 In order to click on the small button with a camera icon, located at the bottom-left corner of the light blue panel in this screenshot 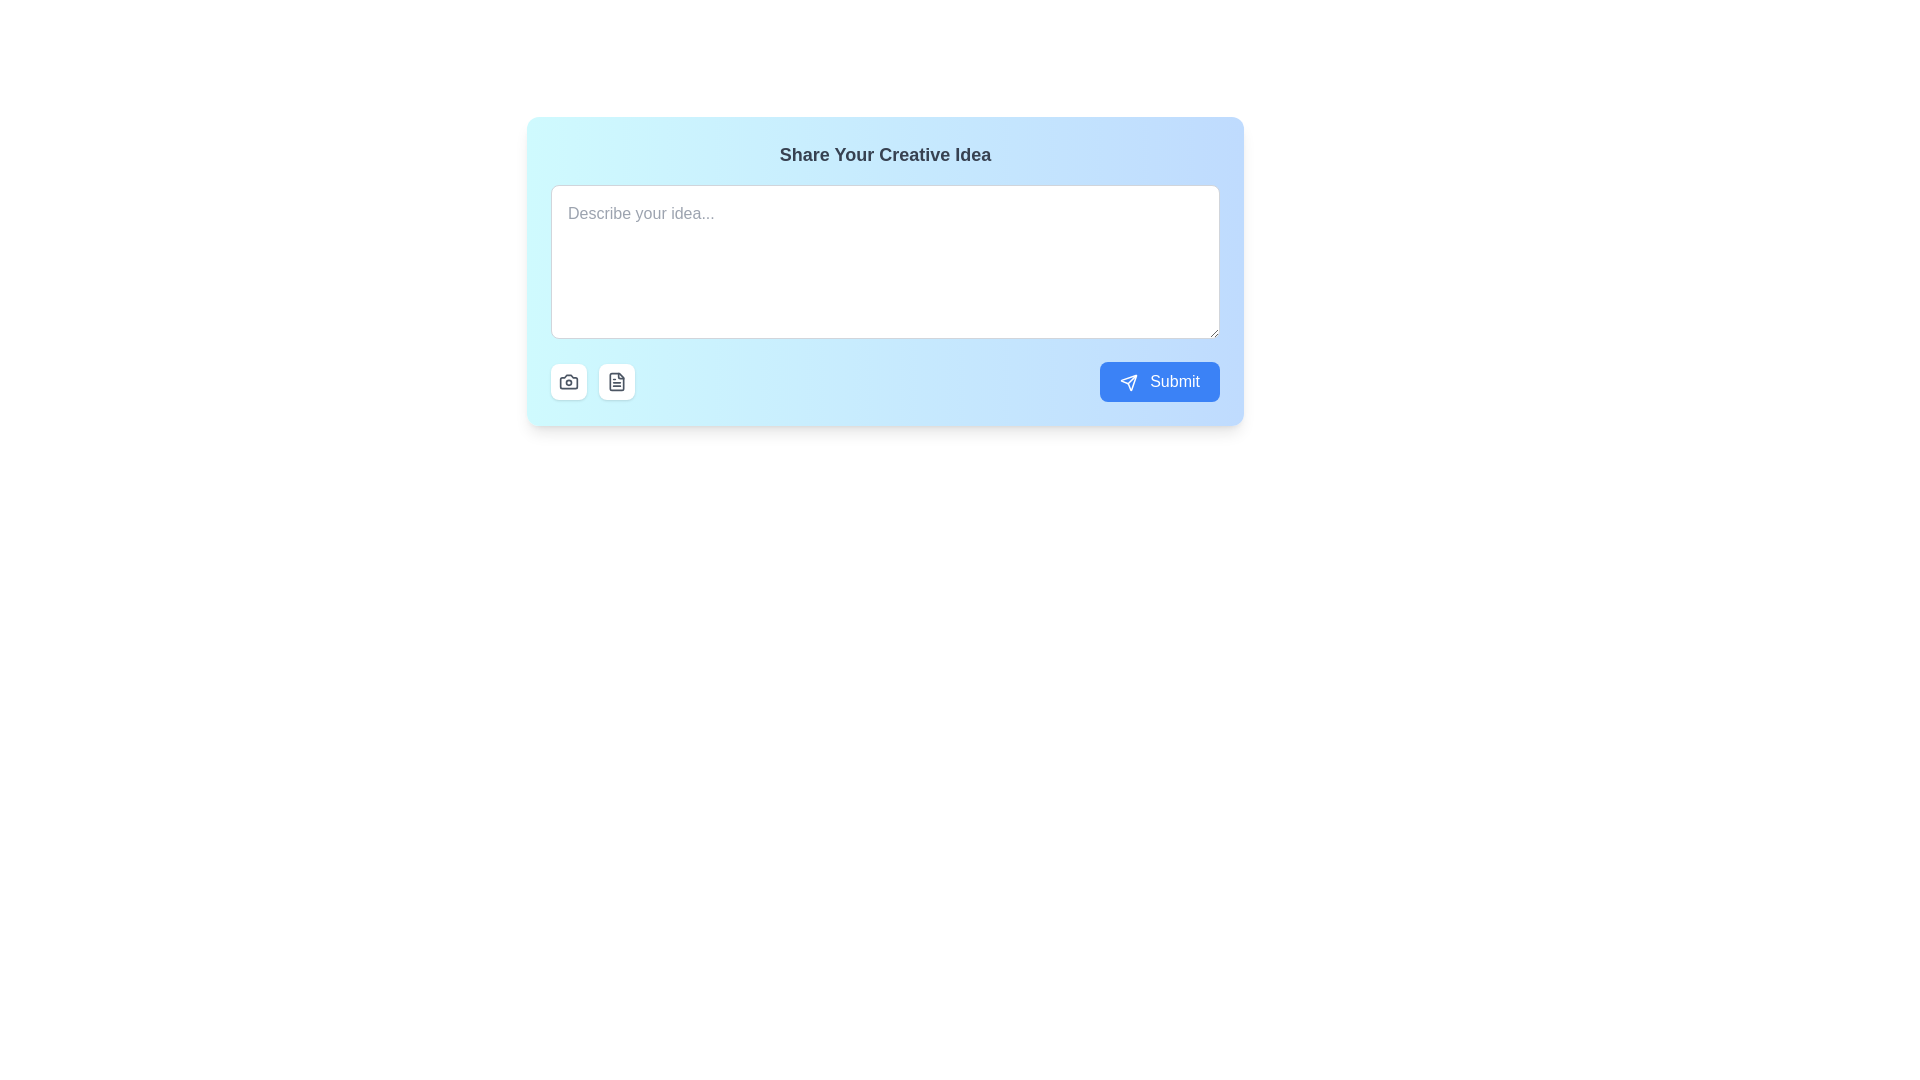, I will do `click(568, 381)`.